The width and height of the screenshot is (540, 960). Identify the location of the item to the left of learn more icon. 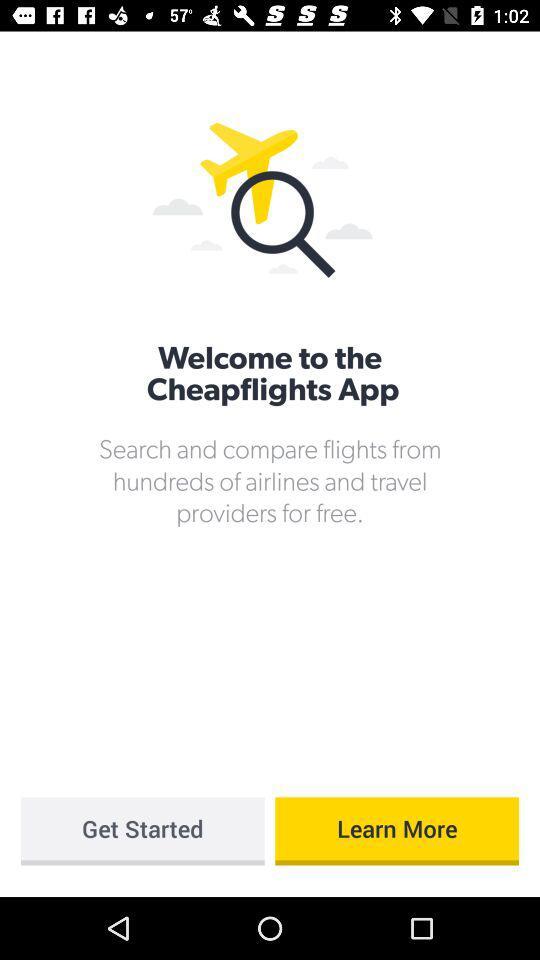
(141, 831).